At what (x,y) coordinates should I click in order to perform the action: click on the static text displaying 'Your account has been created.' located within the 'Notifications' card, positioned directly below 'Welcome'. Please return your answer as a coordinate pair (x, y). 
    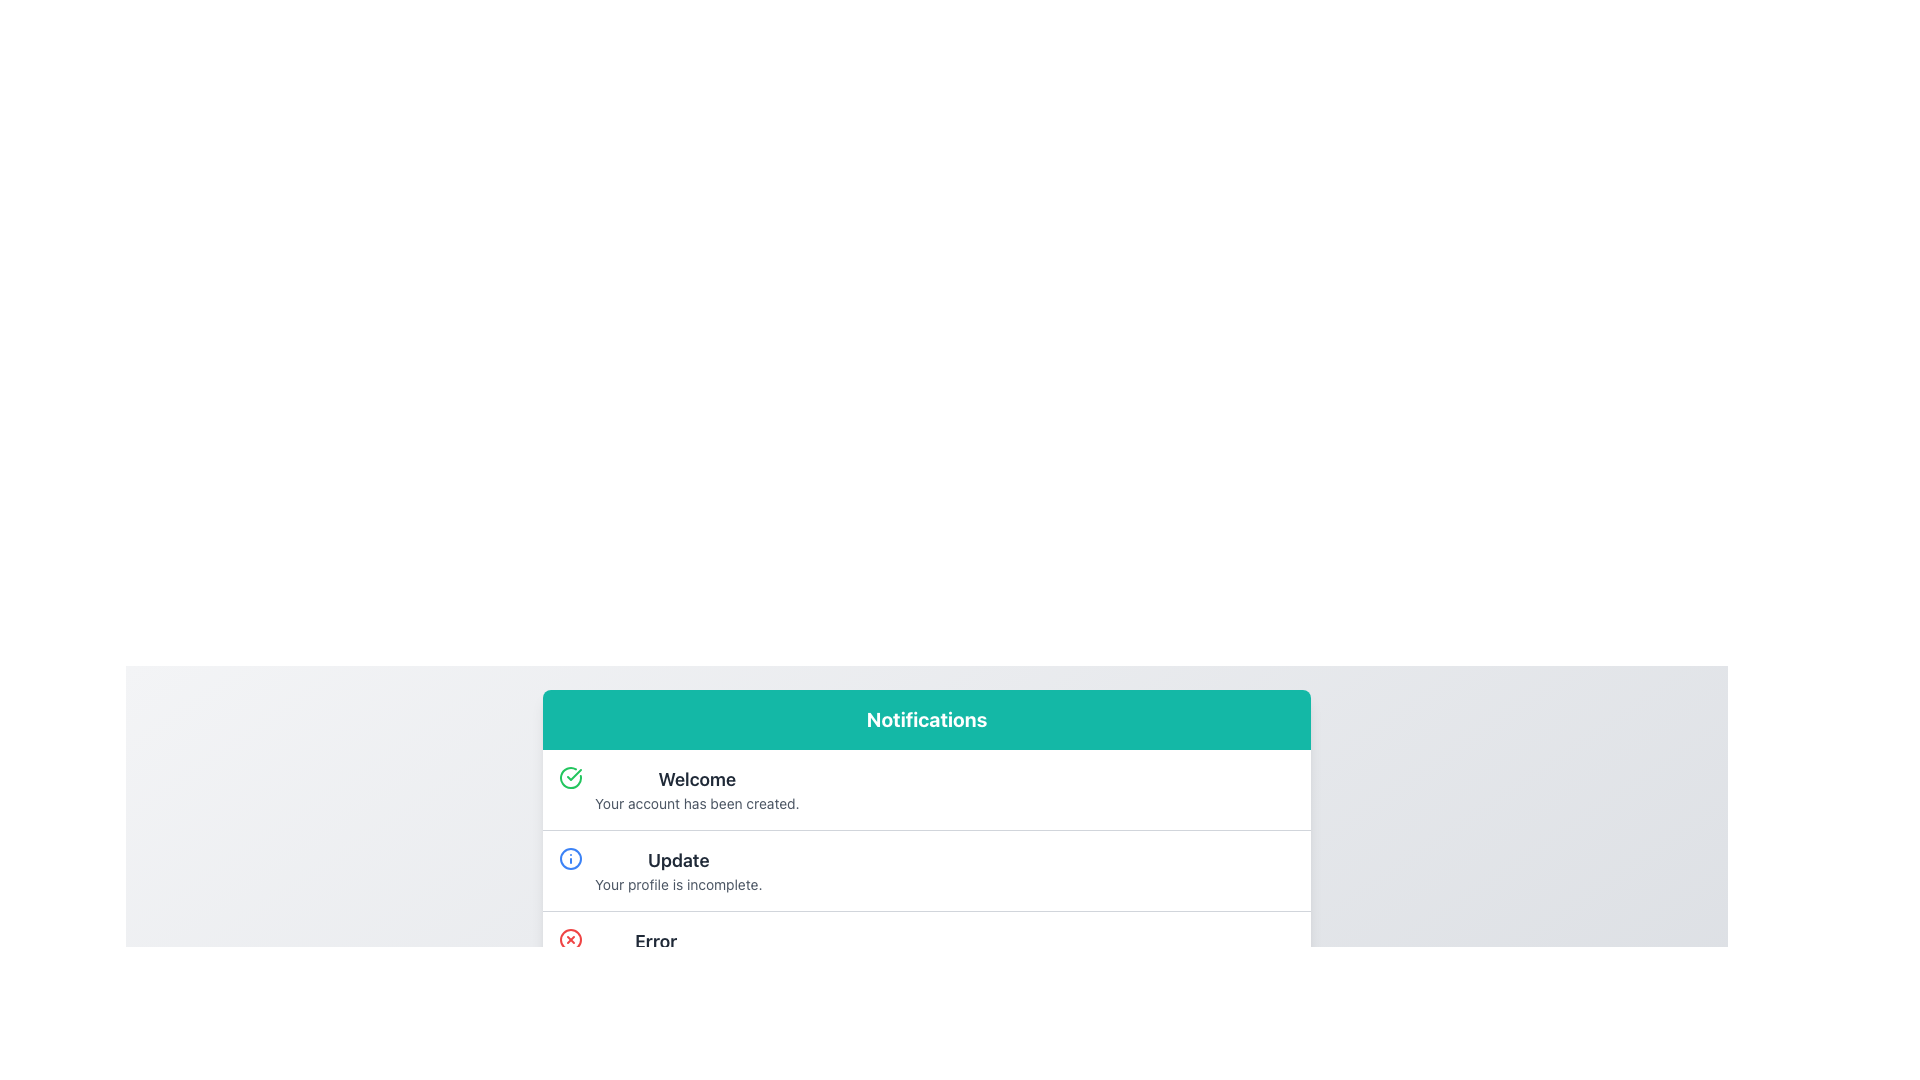
    Looking at the image, I should click on (697, 802).